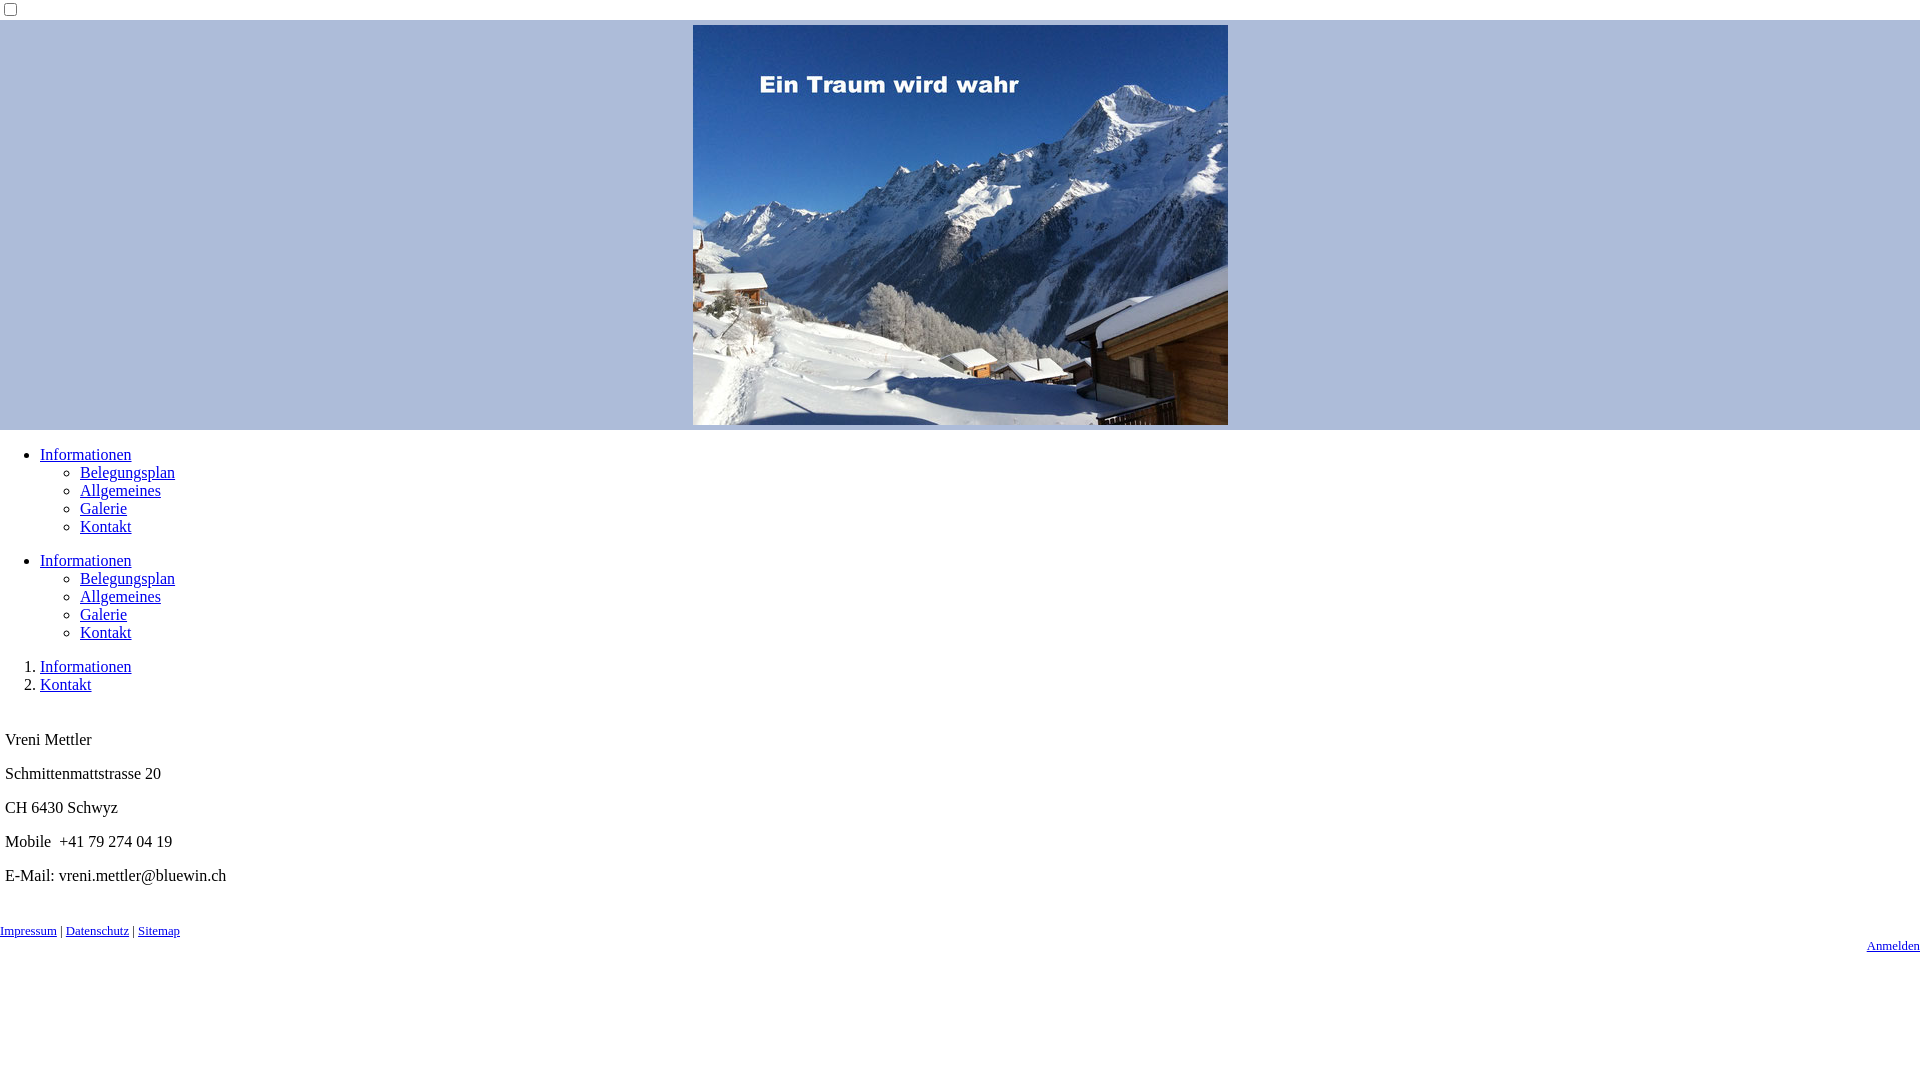  What do you see at coordinates (28, 930) in the screenshot?
I see `'Impressum'` at bounding box center [28, 930].